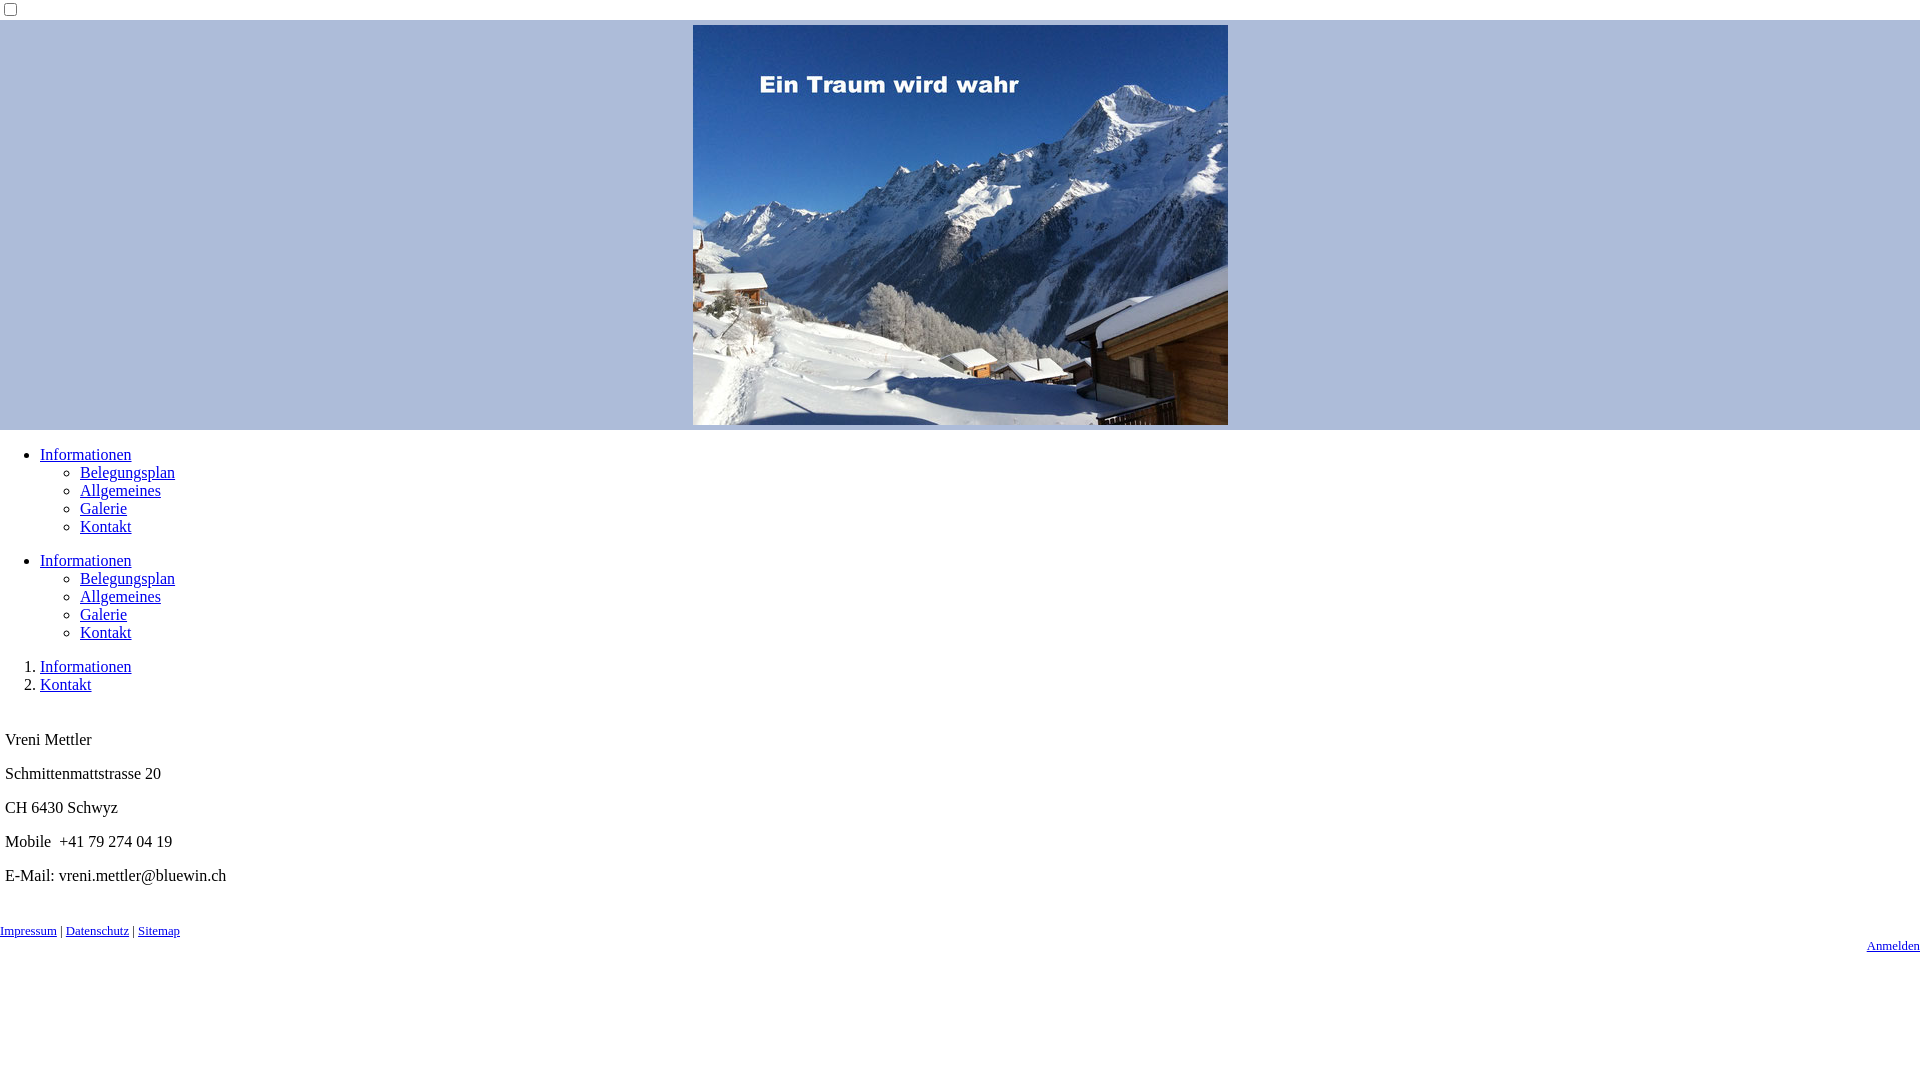  What do you see at coordinates (28, 930) in the screenshot?
I see `'Impressum'` at bounding box center [28, 930].